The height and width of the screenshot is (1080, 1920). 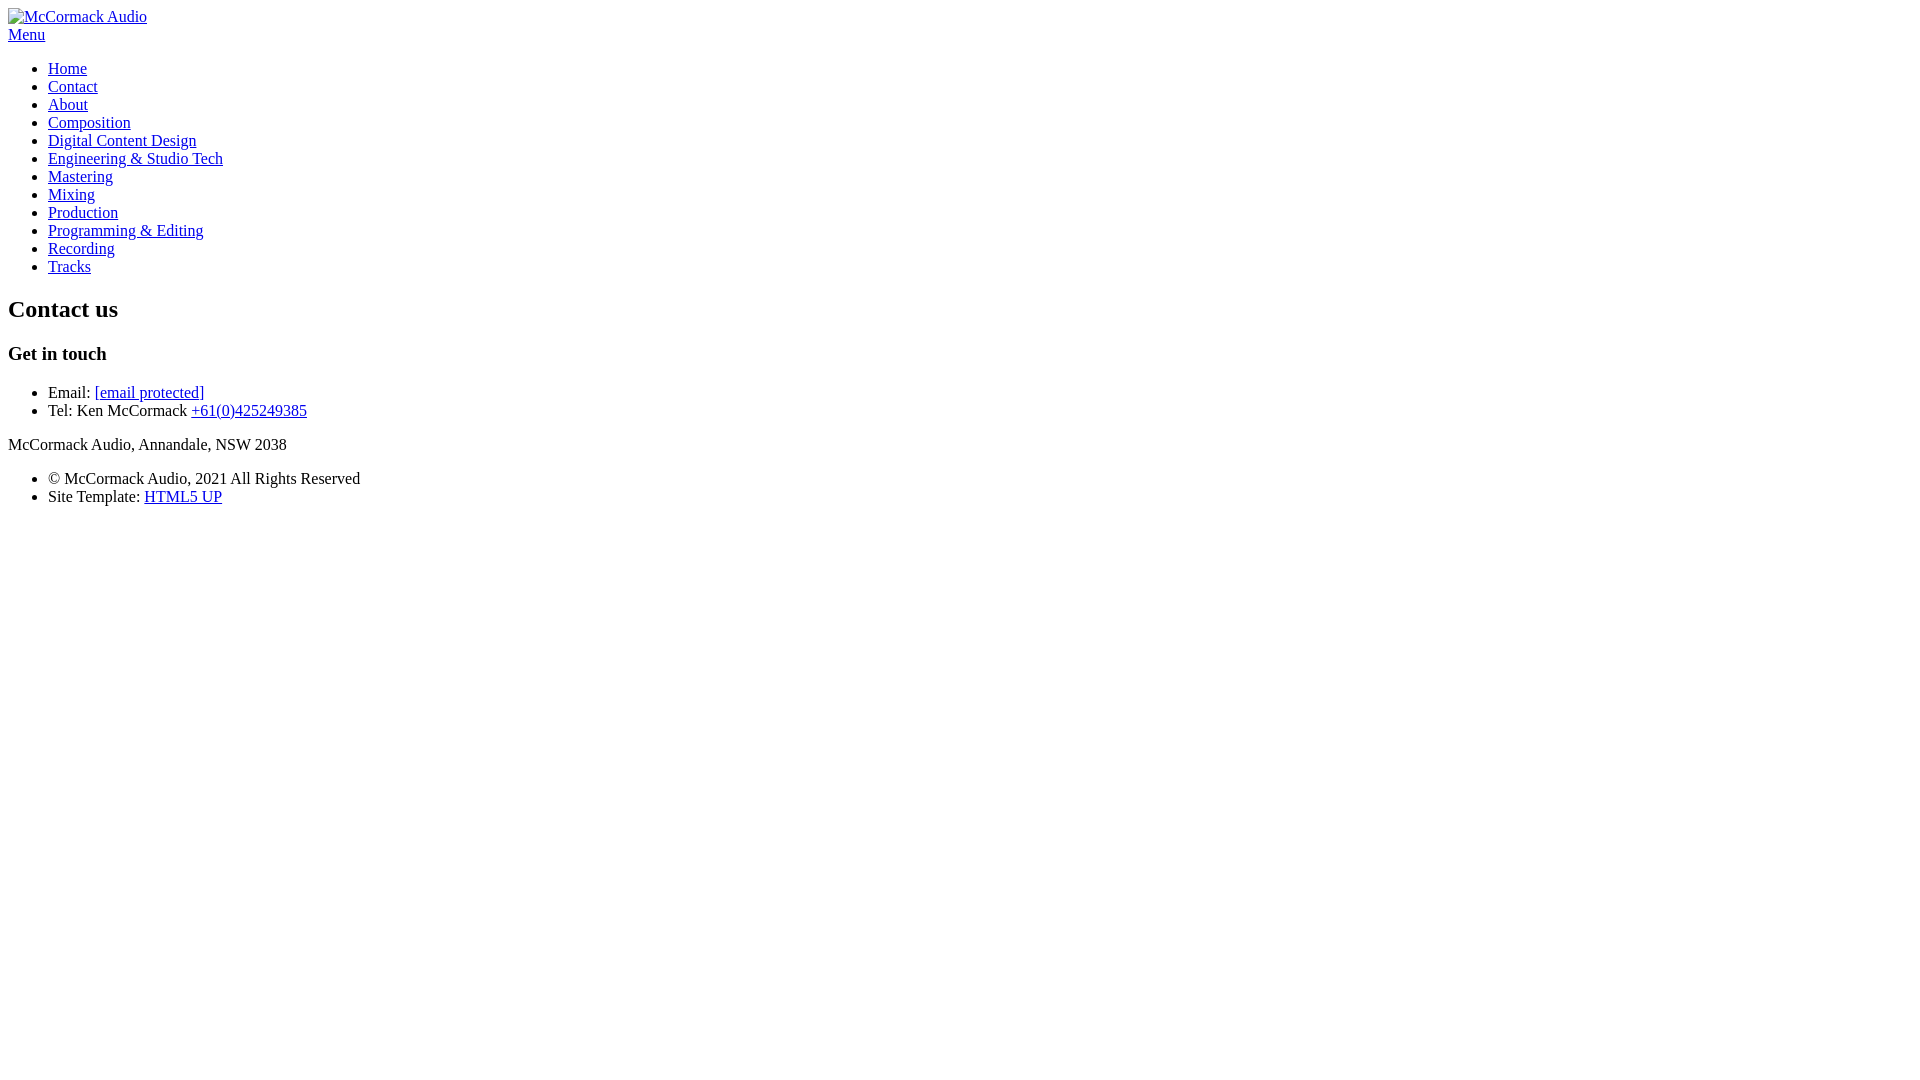 What do you see at coordinates (88, 122) in the screenshot?
I see `'Composition'` at bounding box center [88, 122].